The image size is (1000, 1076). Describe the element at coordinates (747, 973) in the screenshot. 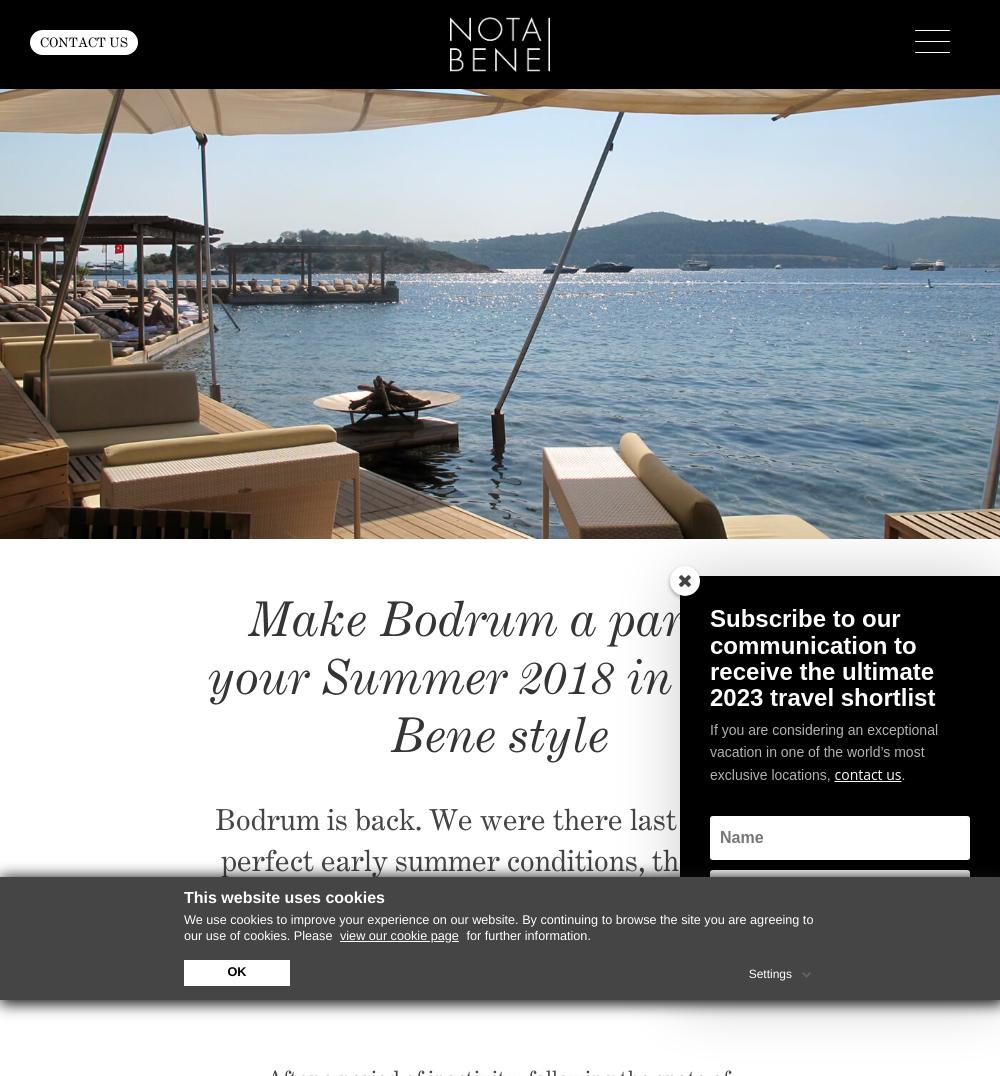

I see `'Settings'` at that location.